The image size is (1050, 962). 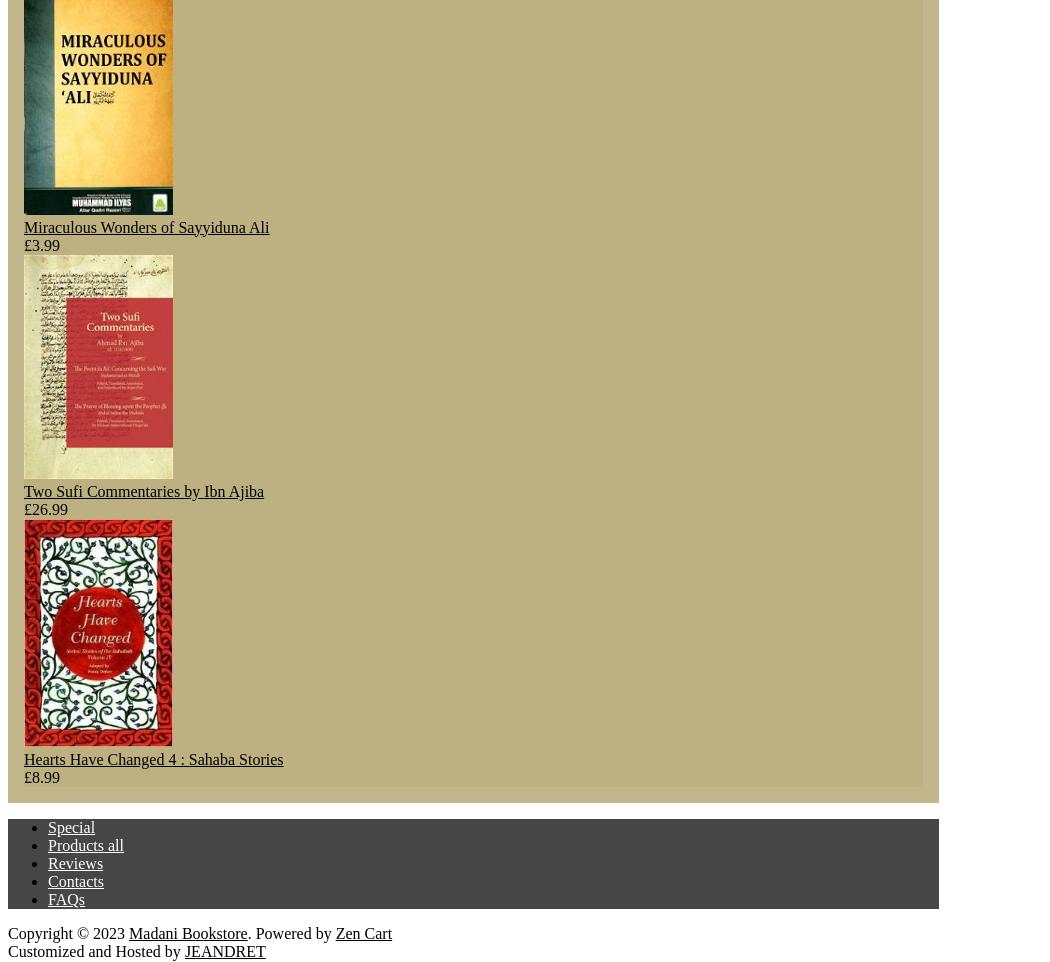 I want to click on 'Miraculous Wonders of Sayyiduna Ali', so click(x=145, y=225).